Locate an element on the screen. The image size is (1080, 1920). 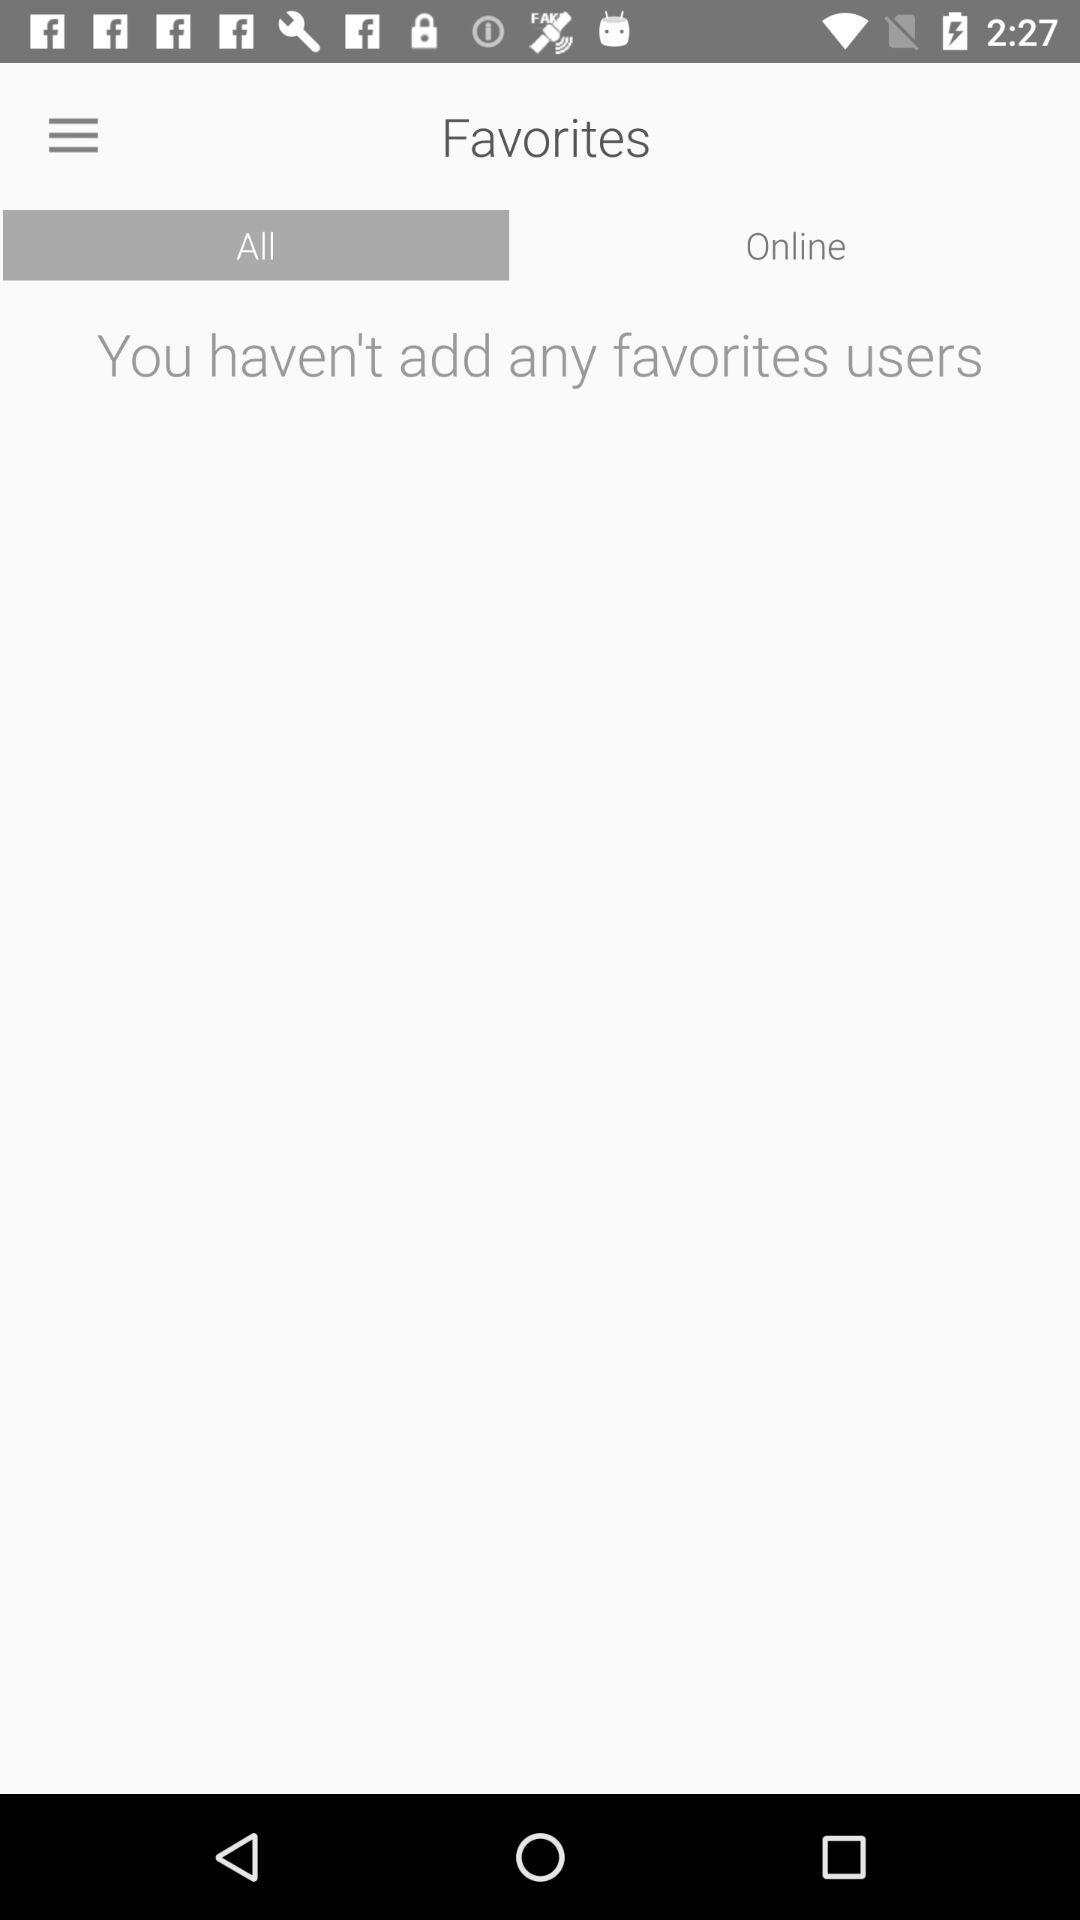
the icon below the favorites item is located at coordinates (795, 244).